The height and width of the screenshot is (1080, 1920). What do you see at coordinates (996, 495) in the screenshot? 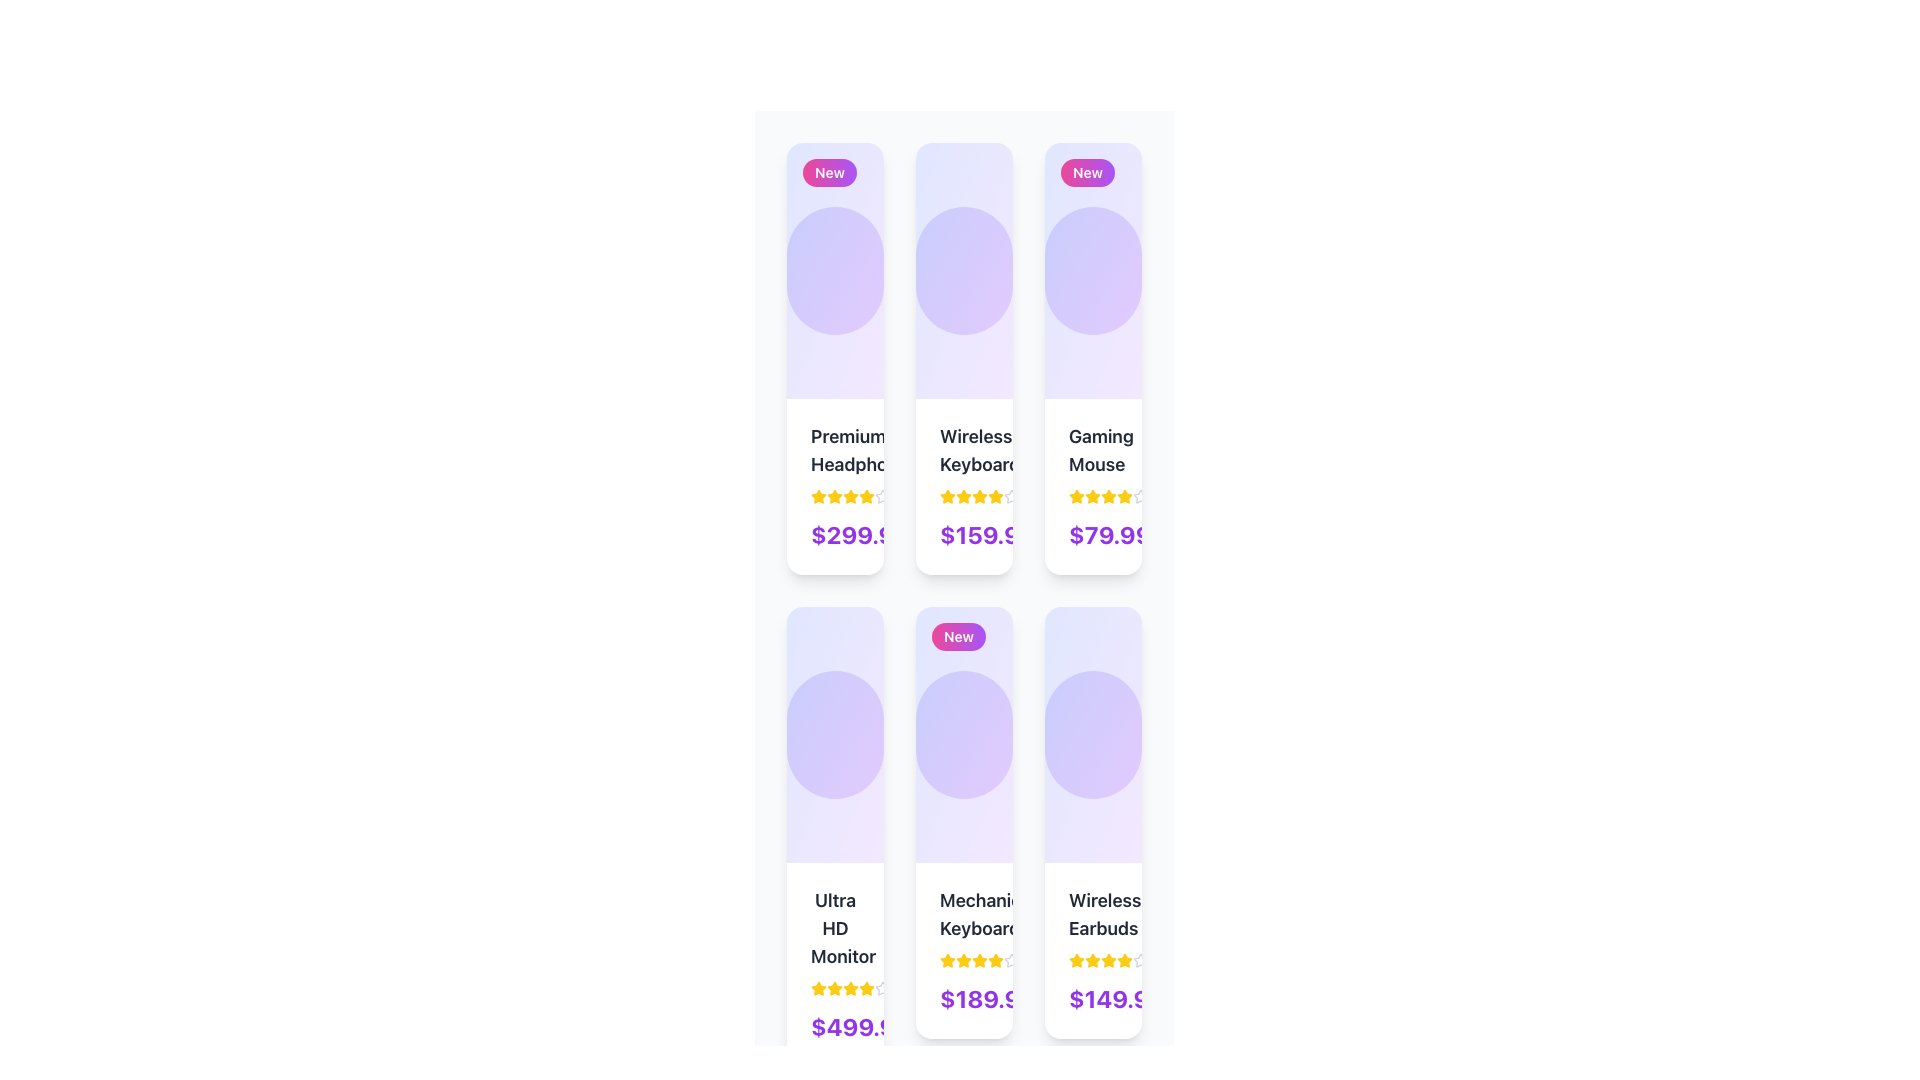
I see `the five-pointed star icon filled with yellow color, representing a rating or favorite mechanism, located below the product title 'Wireless Keyboard'` at bounding box center [996, 495].